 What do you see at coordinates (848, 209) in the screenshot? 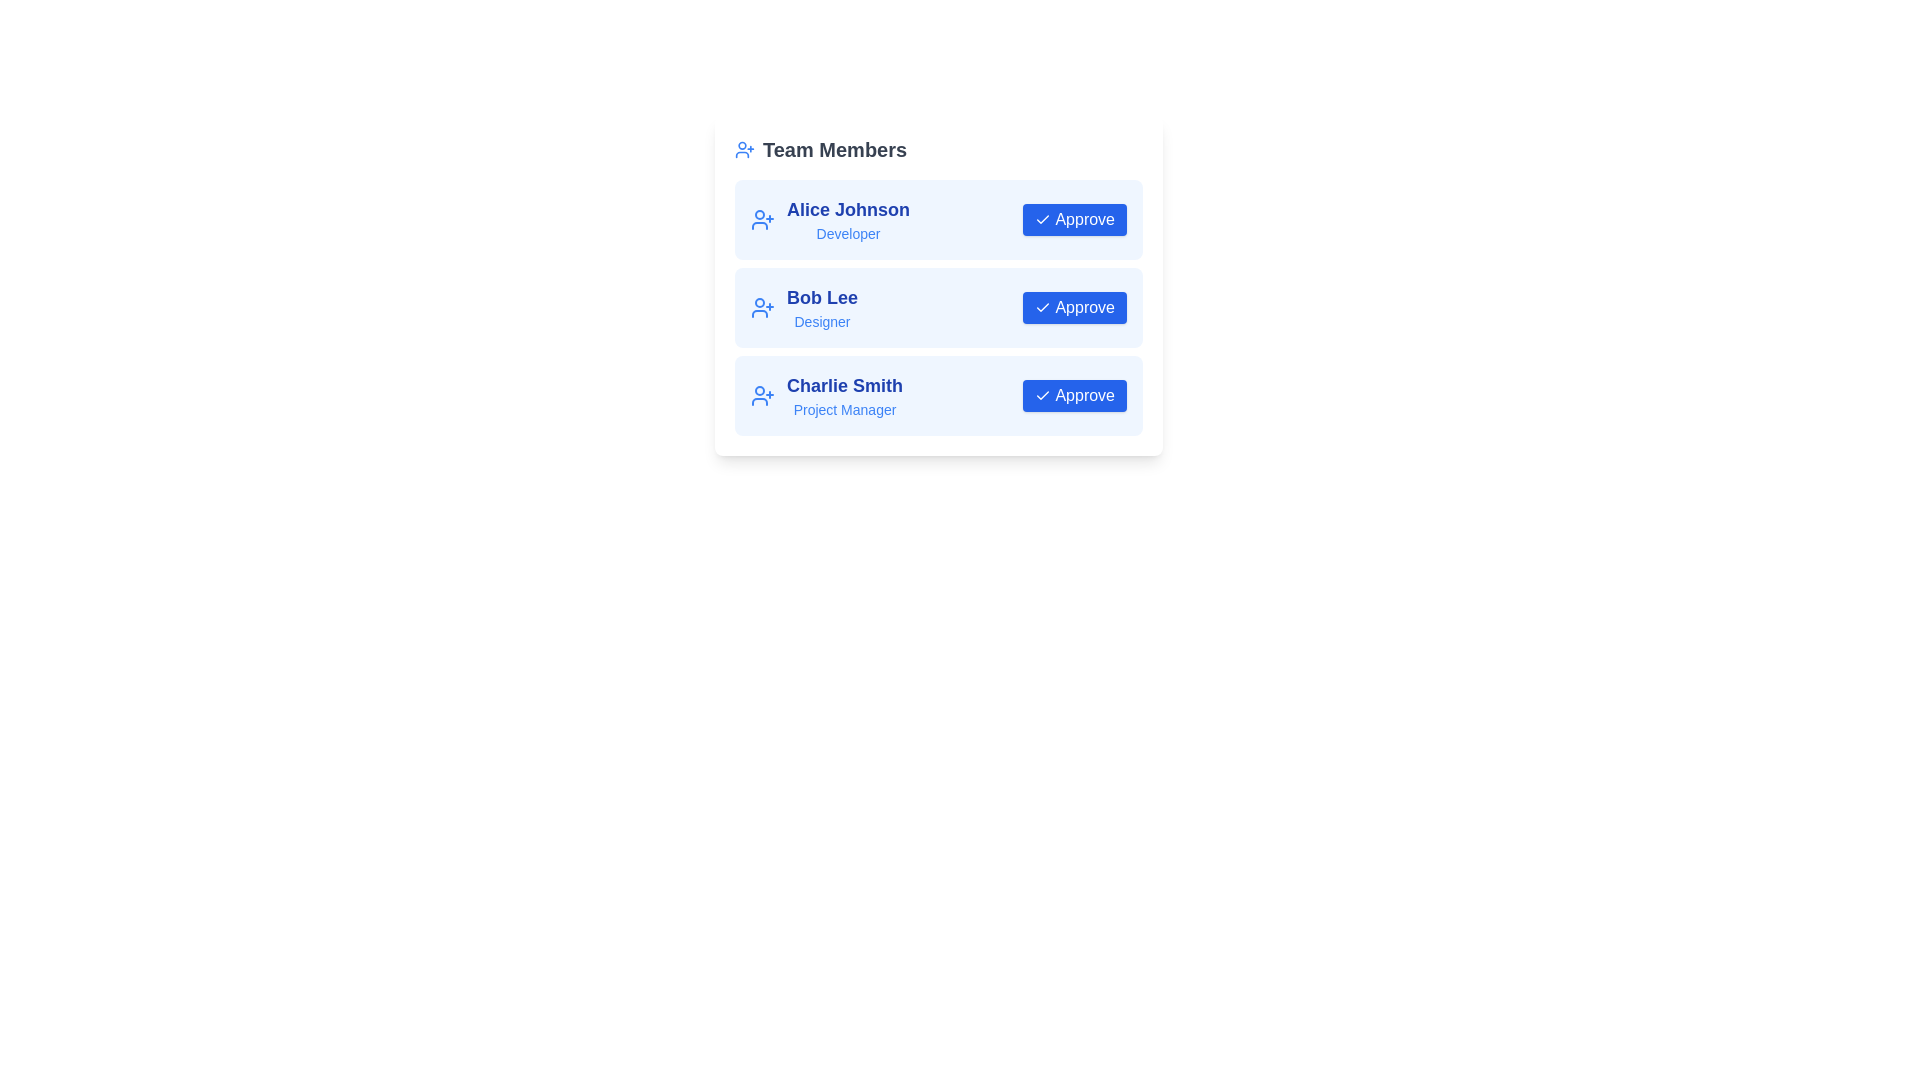
I see `text content of the bold blue text label displaying 'Alice Johnson' in the user detail section of the 'Team Members' list` at bounding box center [848, 209].